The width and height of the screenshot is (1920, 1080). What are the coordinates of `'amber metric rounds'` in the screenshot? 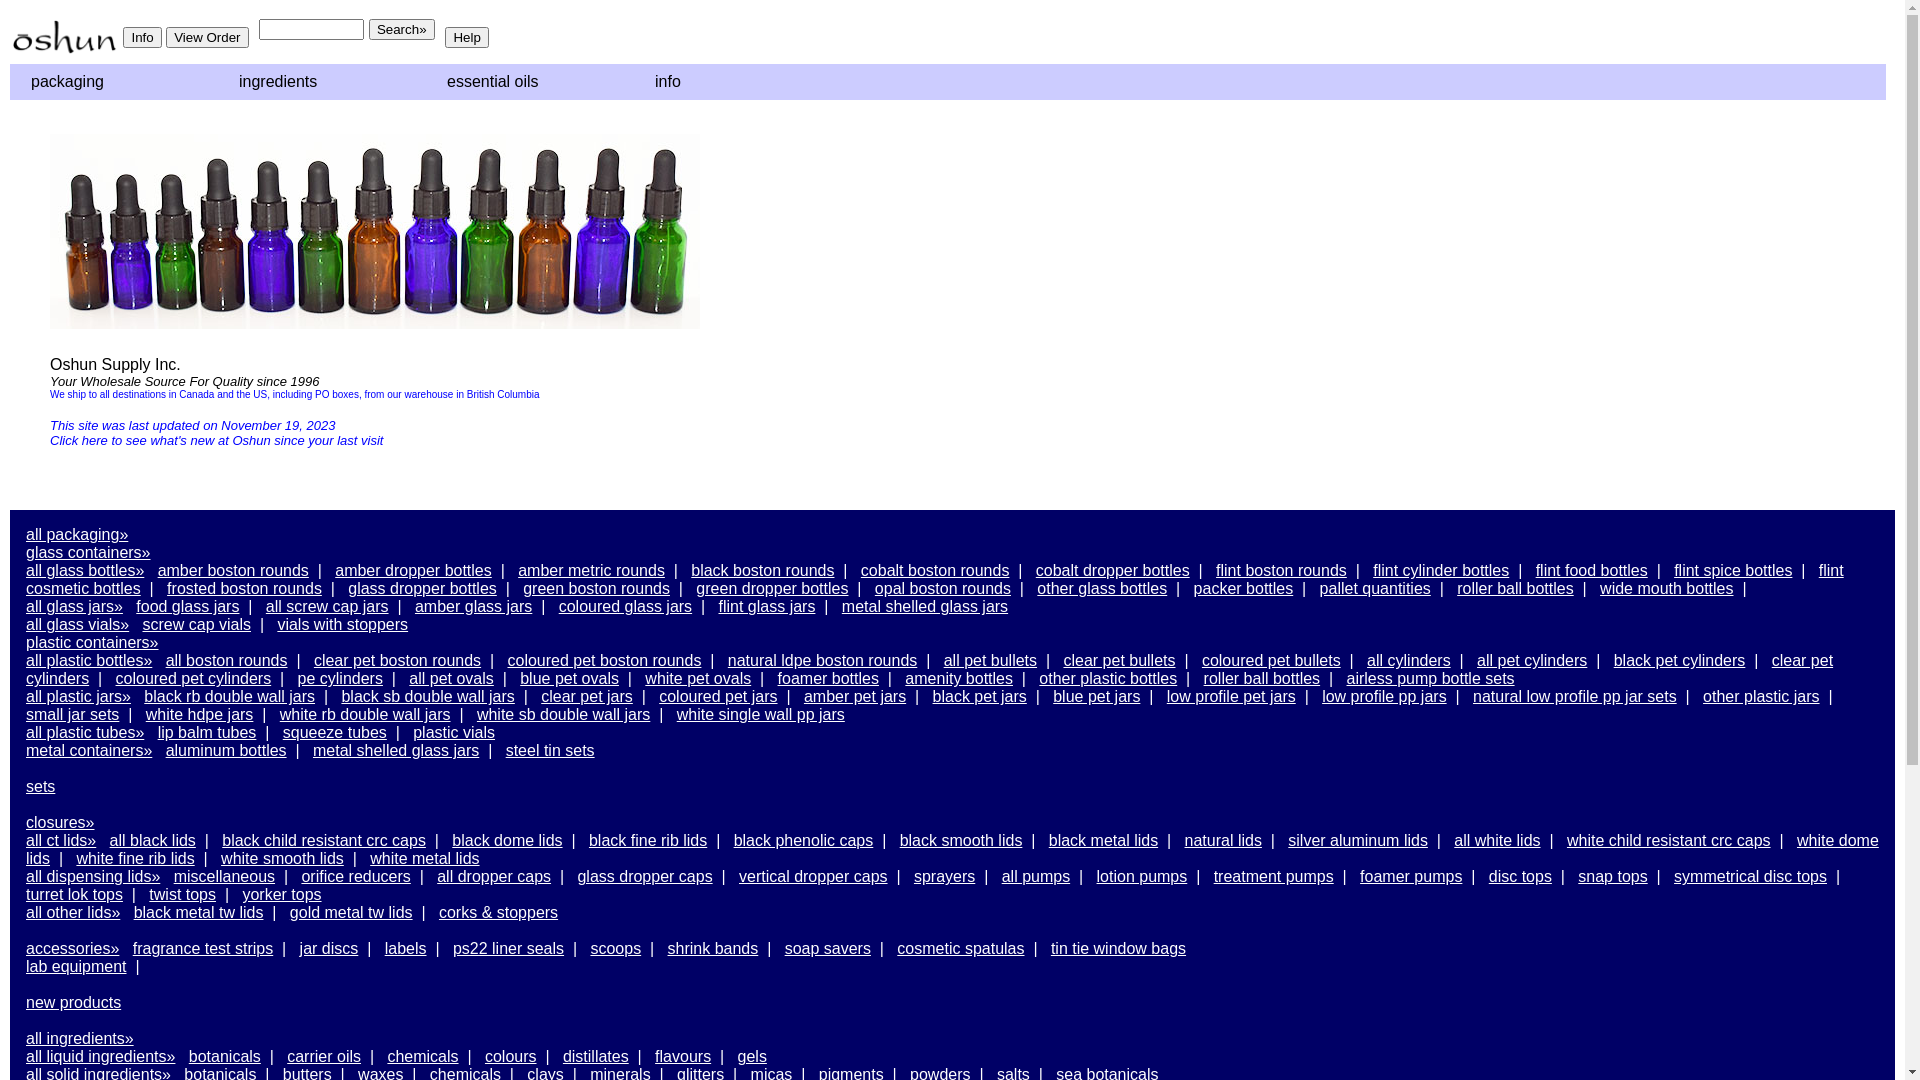 It's located at (518, 570).